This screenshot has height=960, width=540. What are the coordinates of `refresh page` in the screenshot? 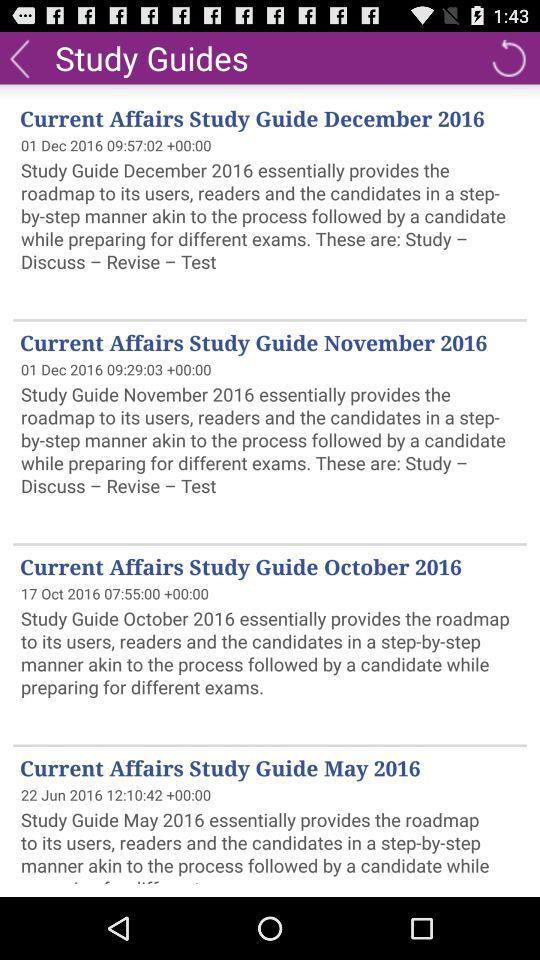 It's located at (508, 56).